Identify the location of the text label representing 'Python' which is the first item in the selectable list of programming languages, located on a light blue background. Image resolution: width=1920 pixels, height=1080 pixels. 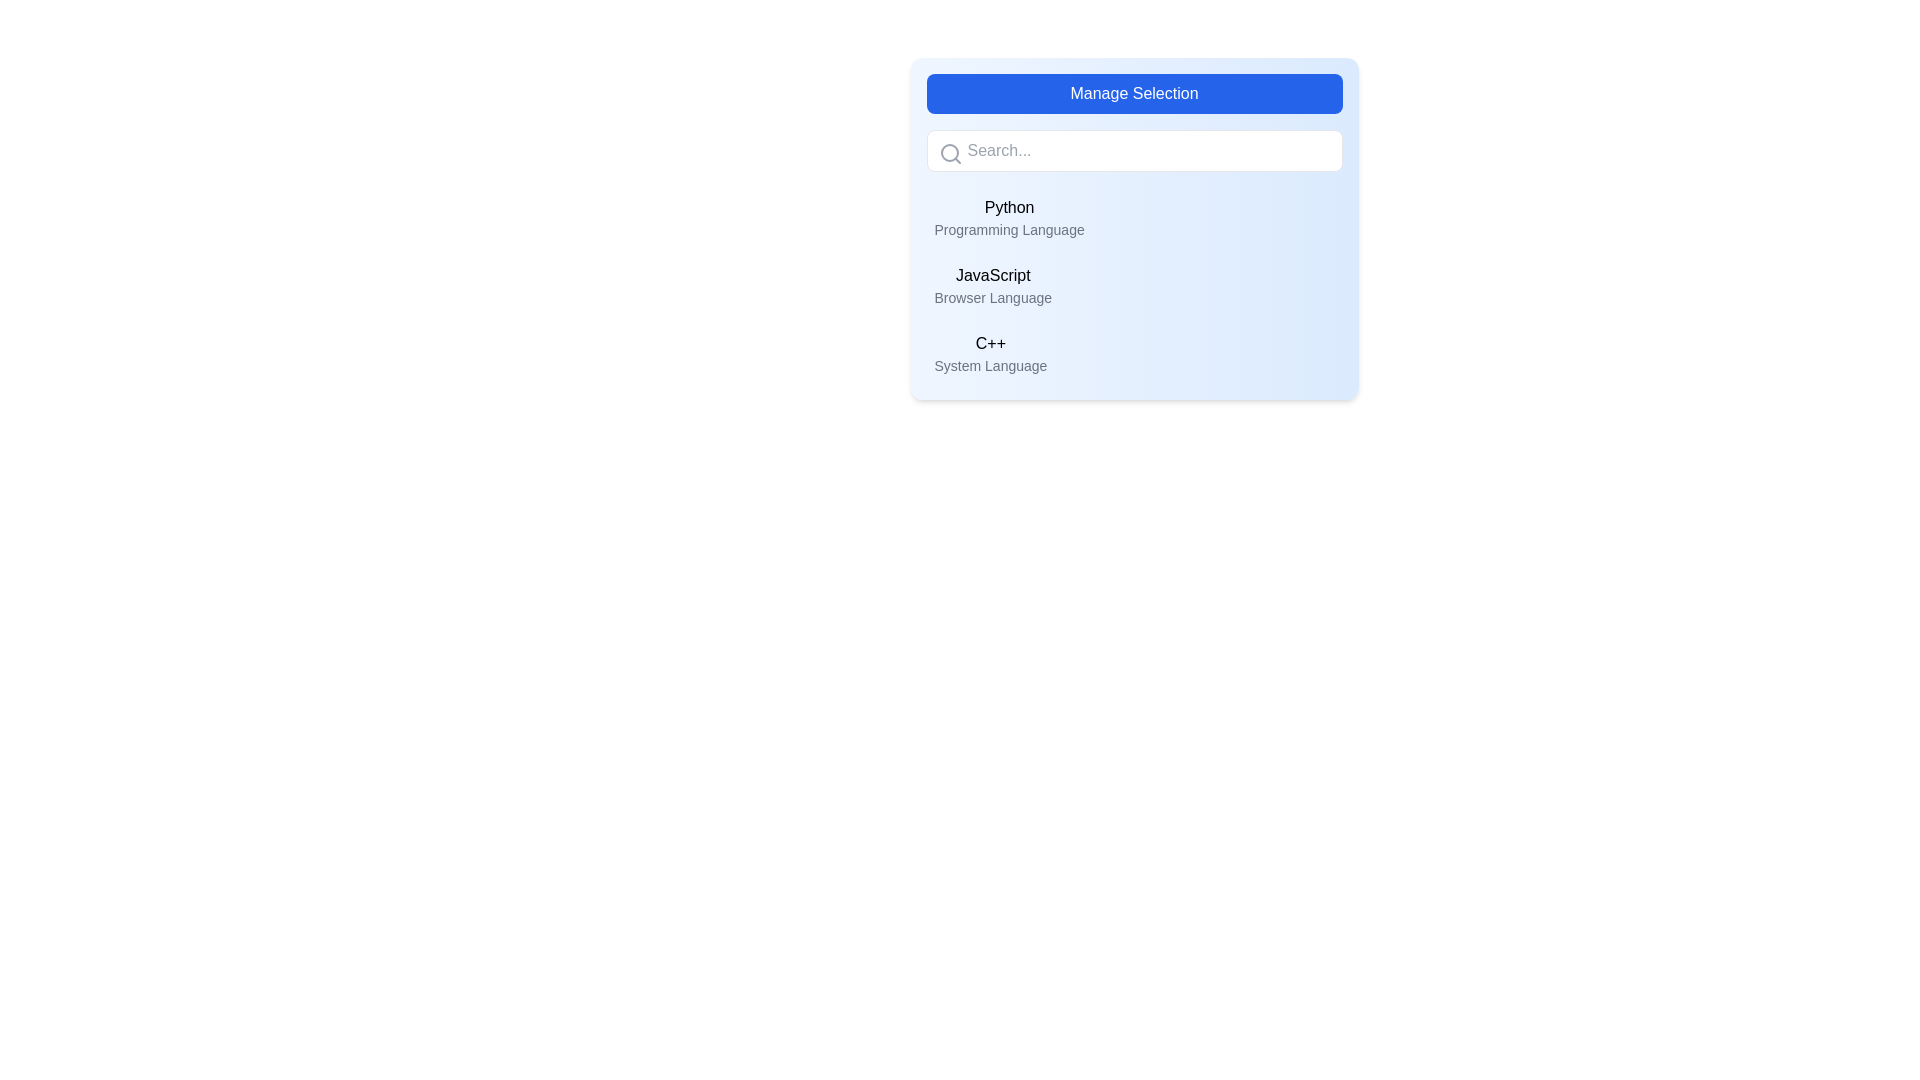
(1009, 218).